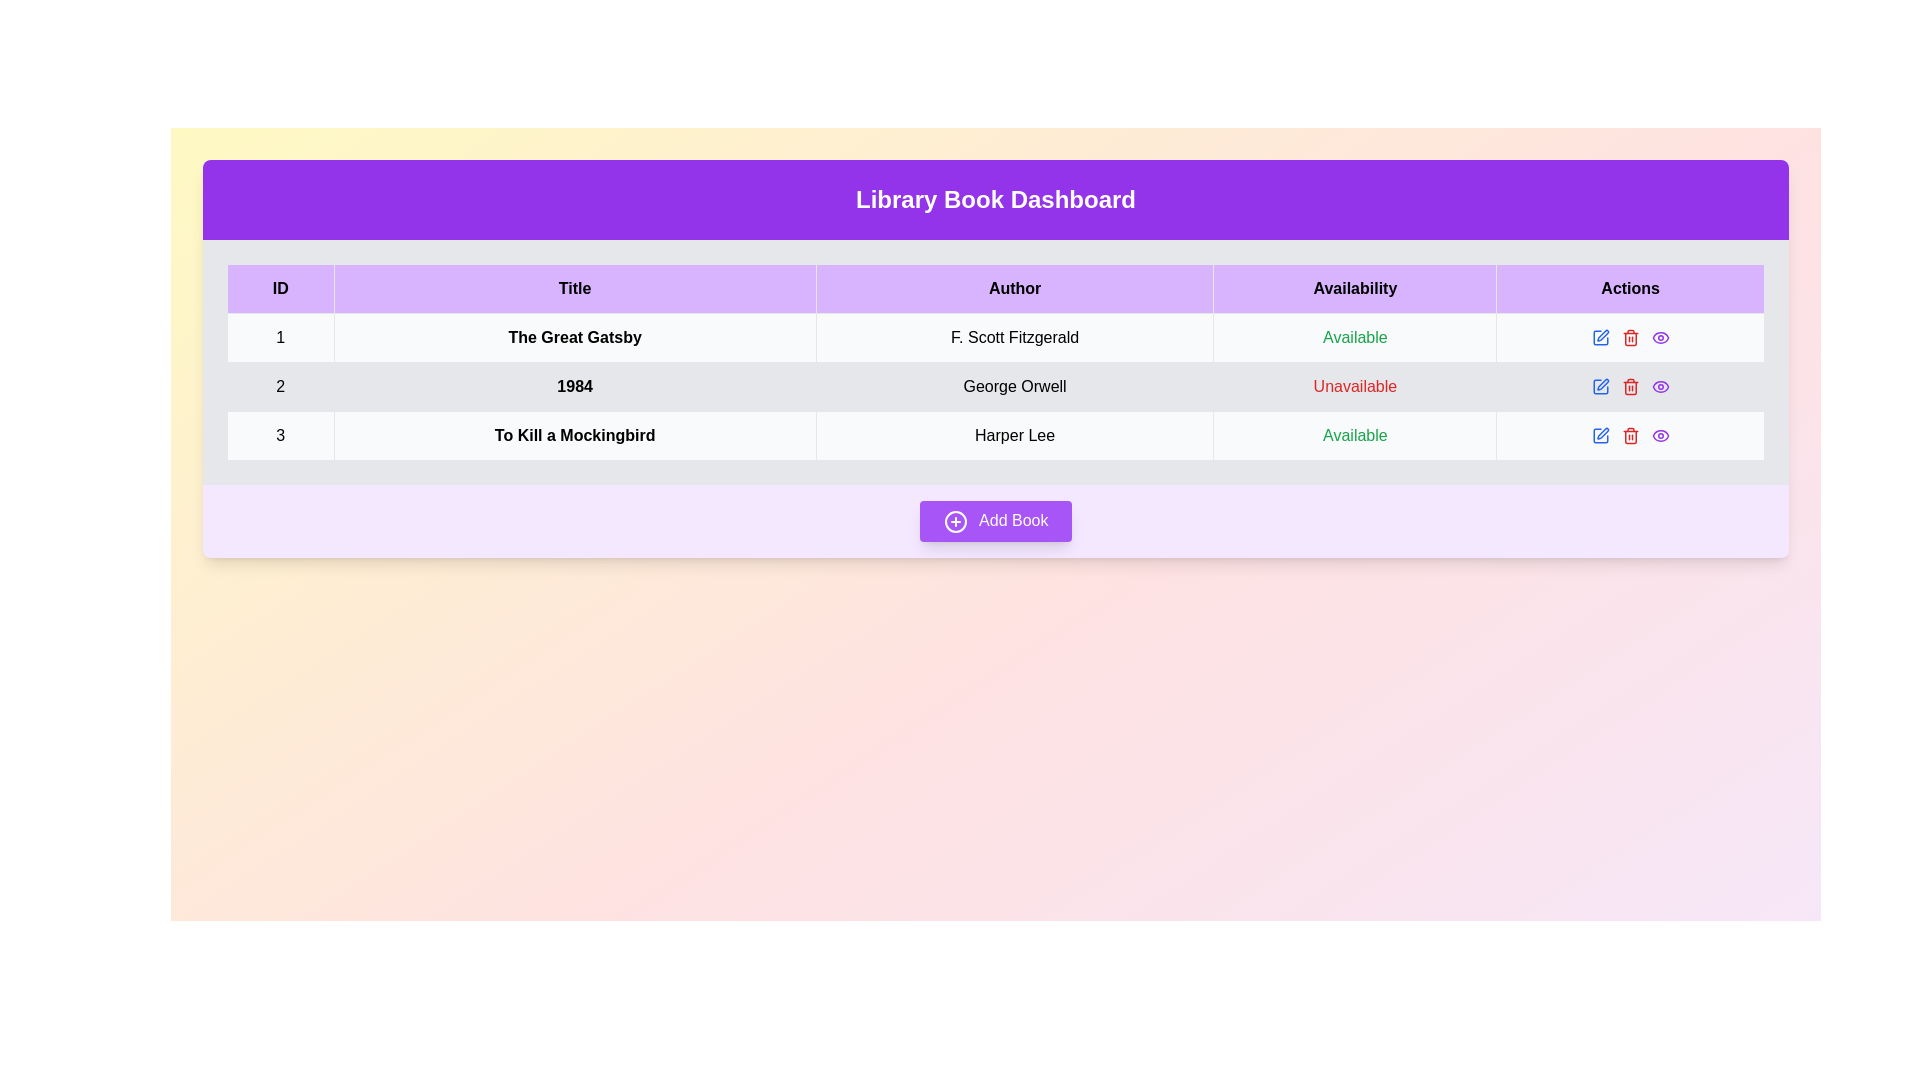 Image resolution: width=1920 pixels, height=1080 pixels. I want to click on the first table row displaying details about the book 'The Great Gatsby' for interaction, so click(996, 337).